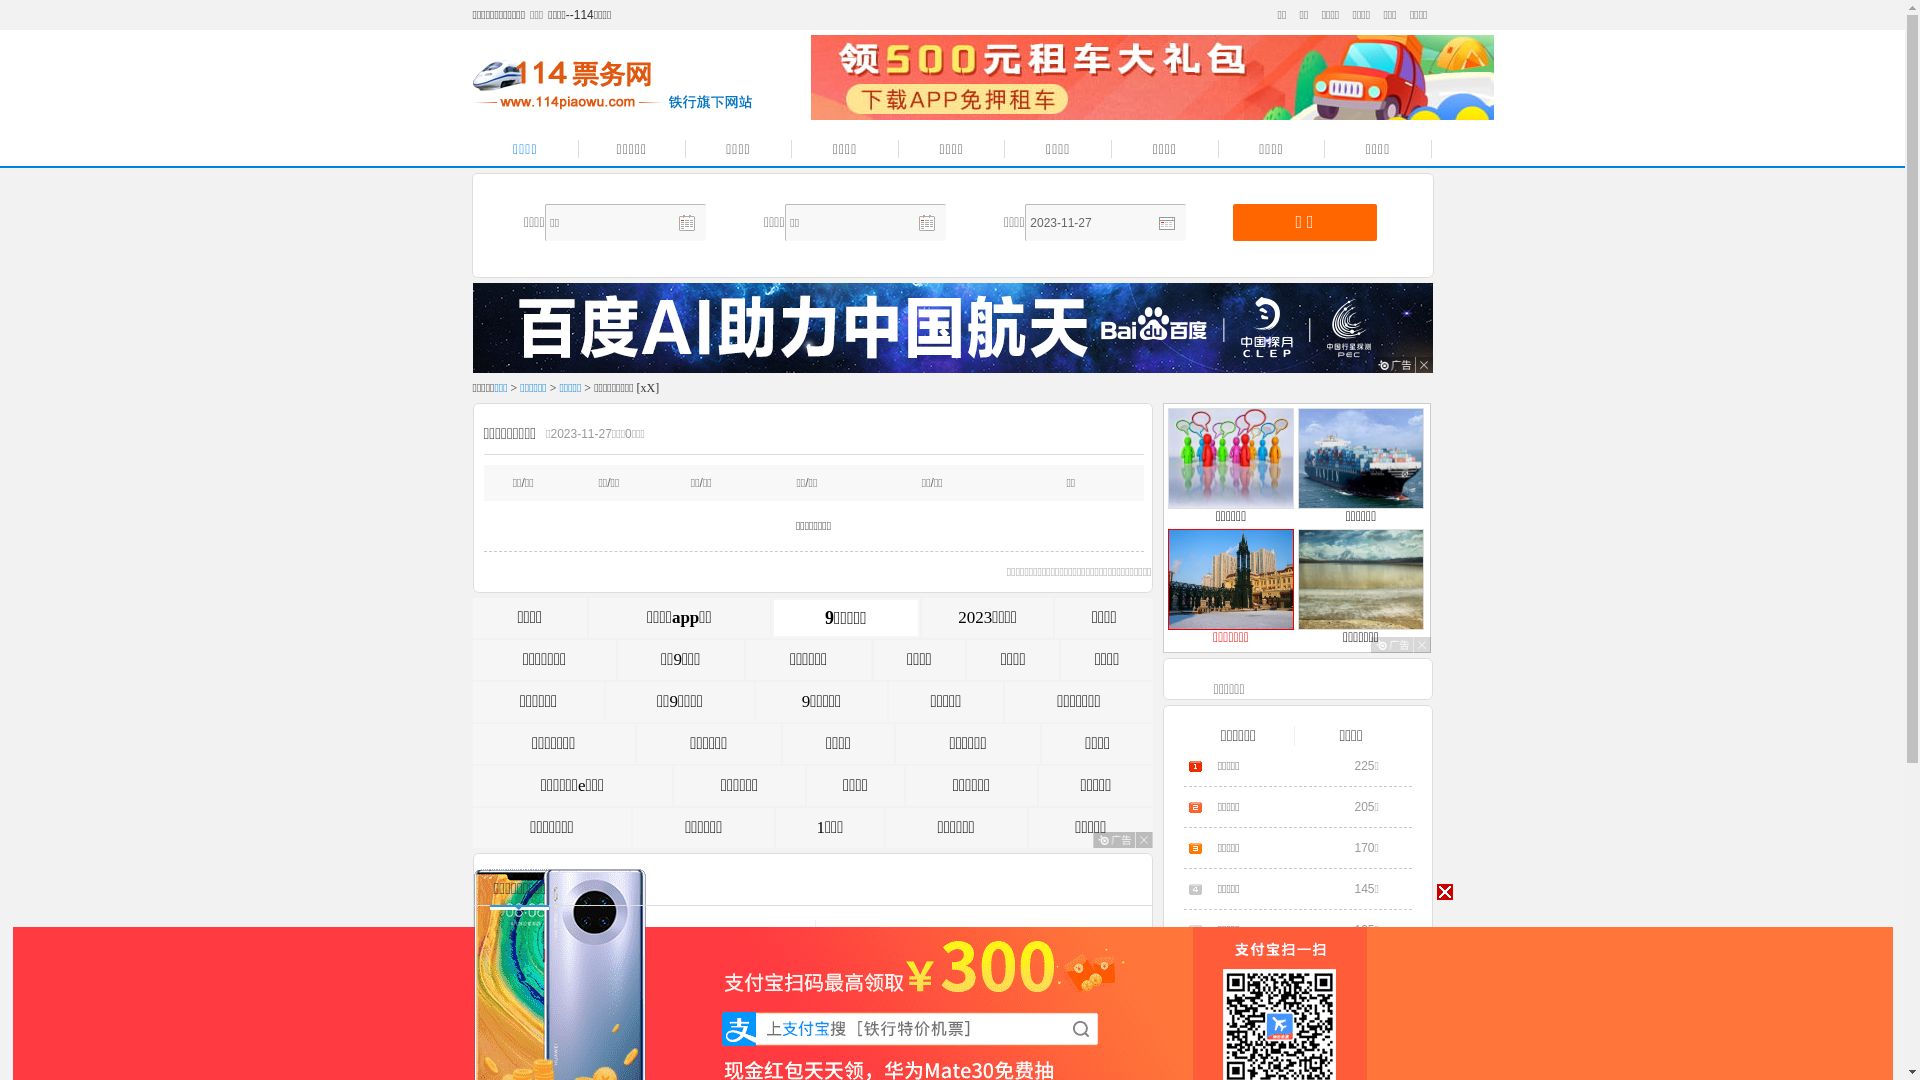 This screenshot has width=1920, height=1080. I want to click on '[xX]', so click(636, 388).